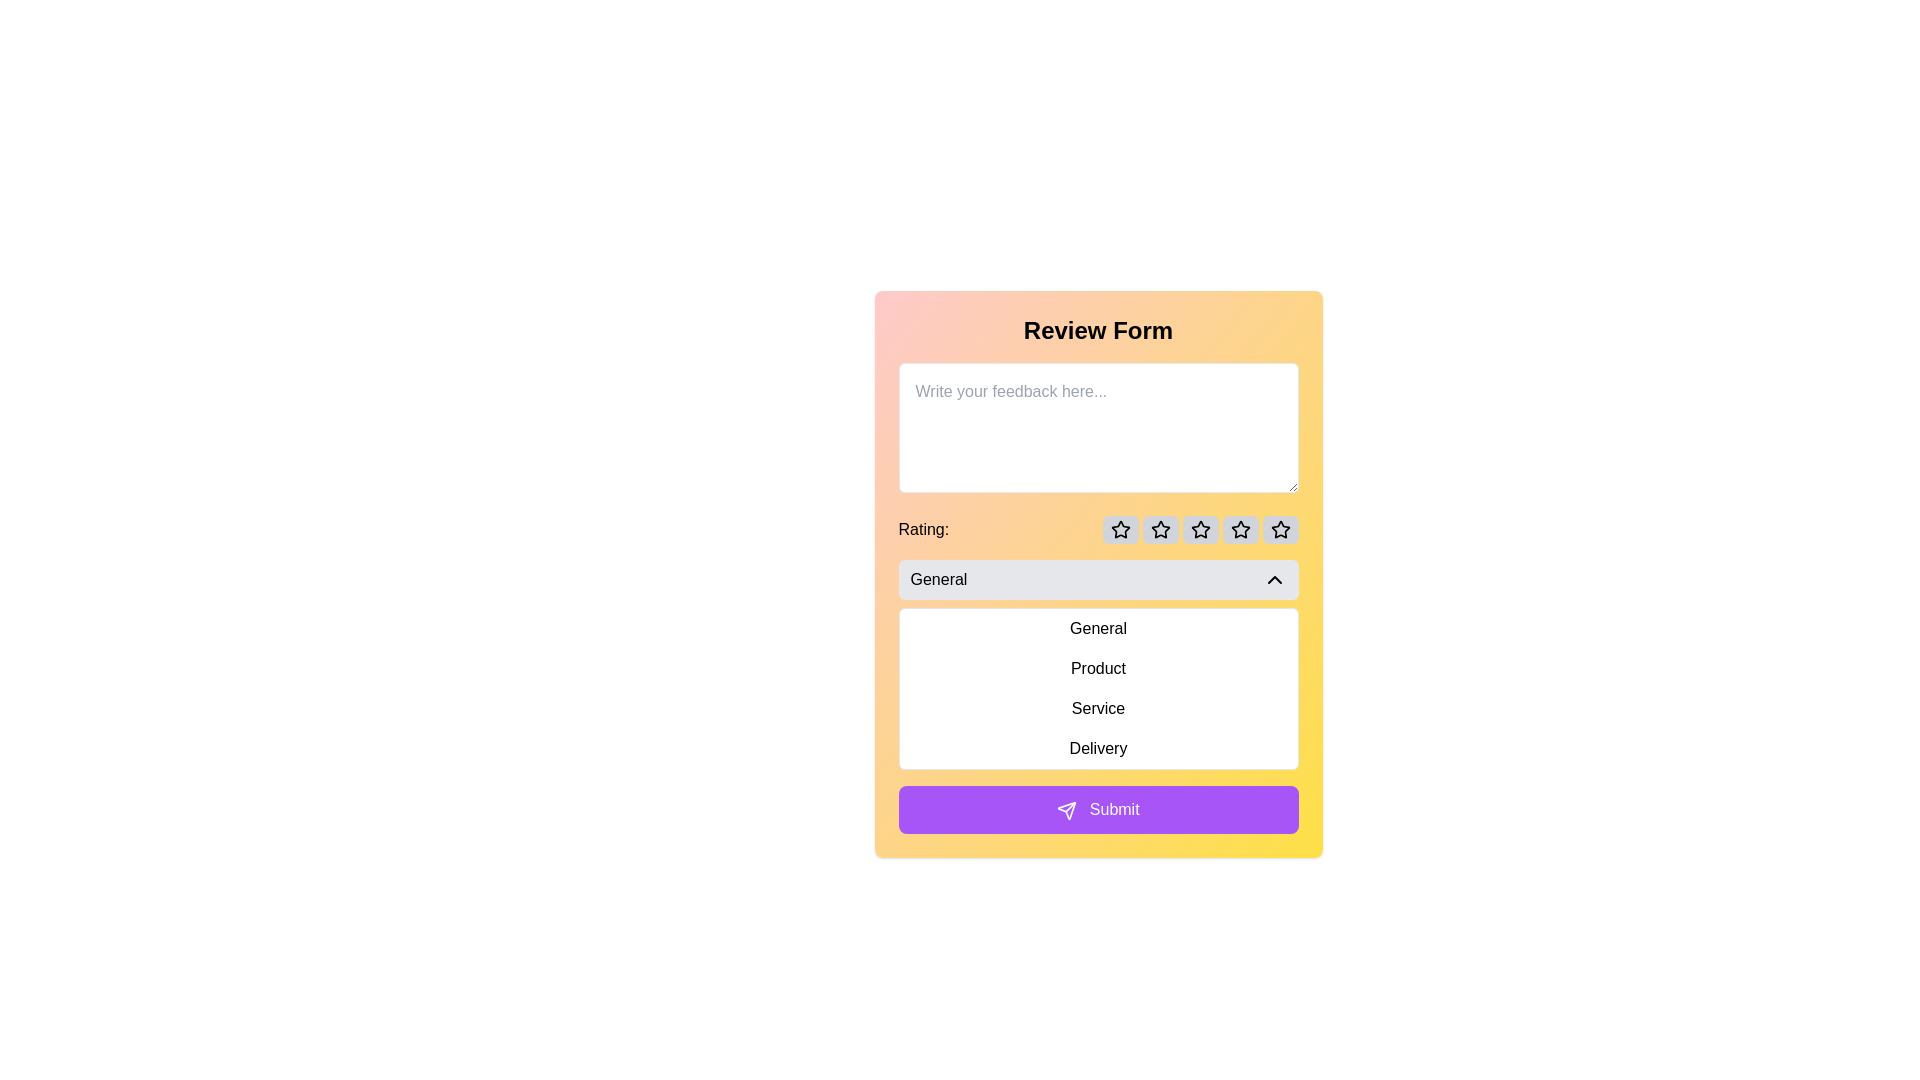 This screenshot has width=1920, height=1080. Describe the element at coordinates (1097, 708) in the screenshot. I see `the third item in the dropdown menu under 'GeneralProductServiceDelivery'` at that location.